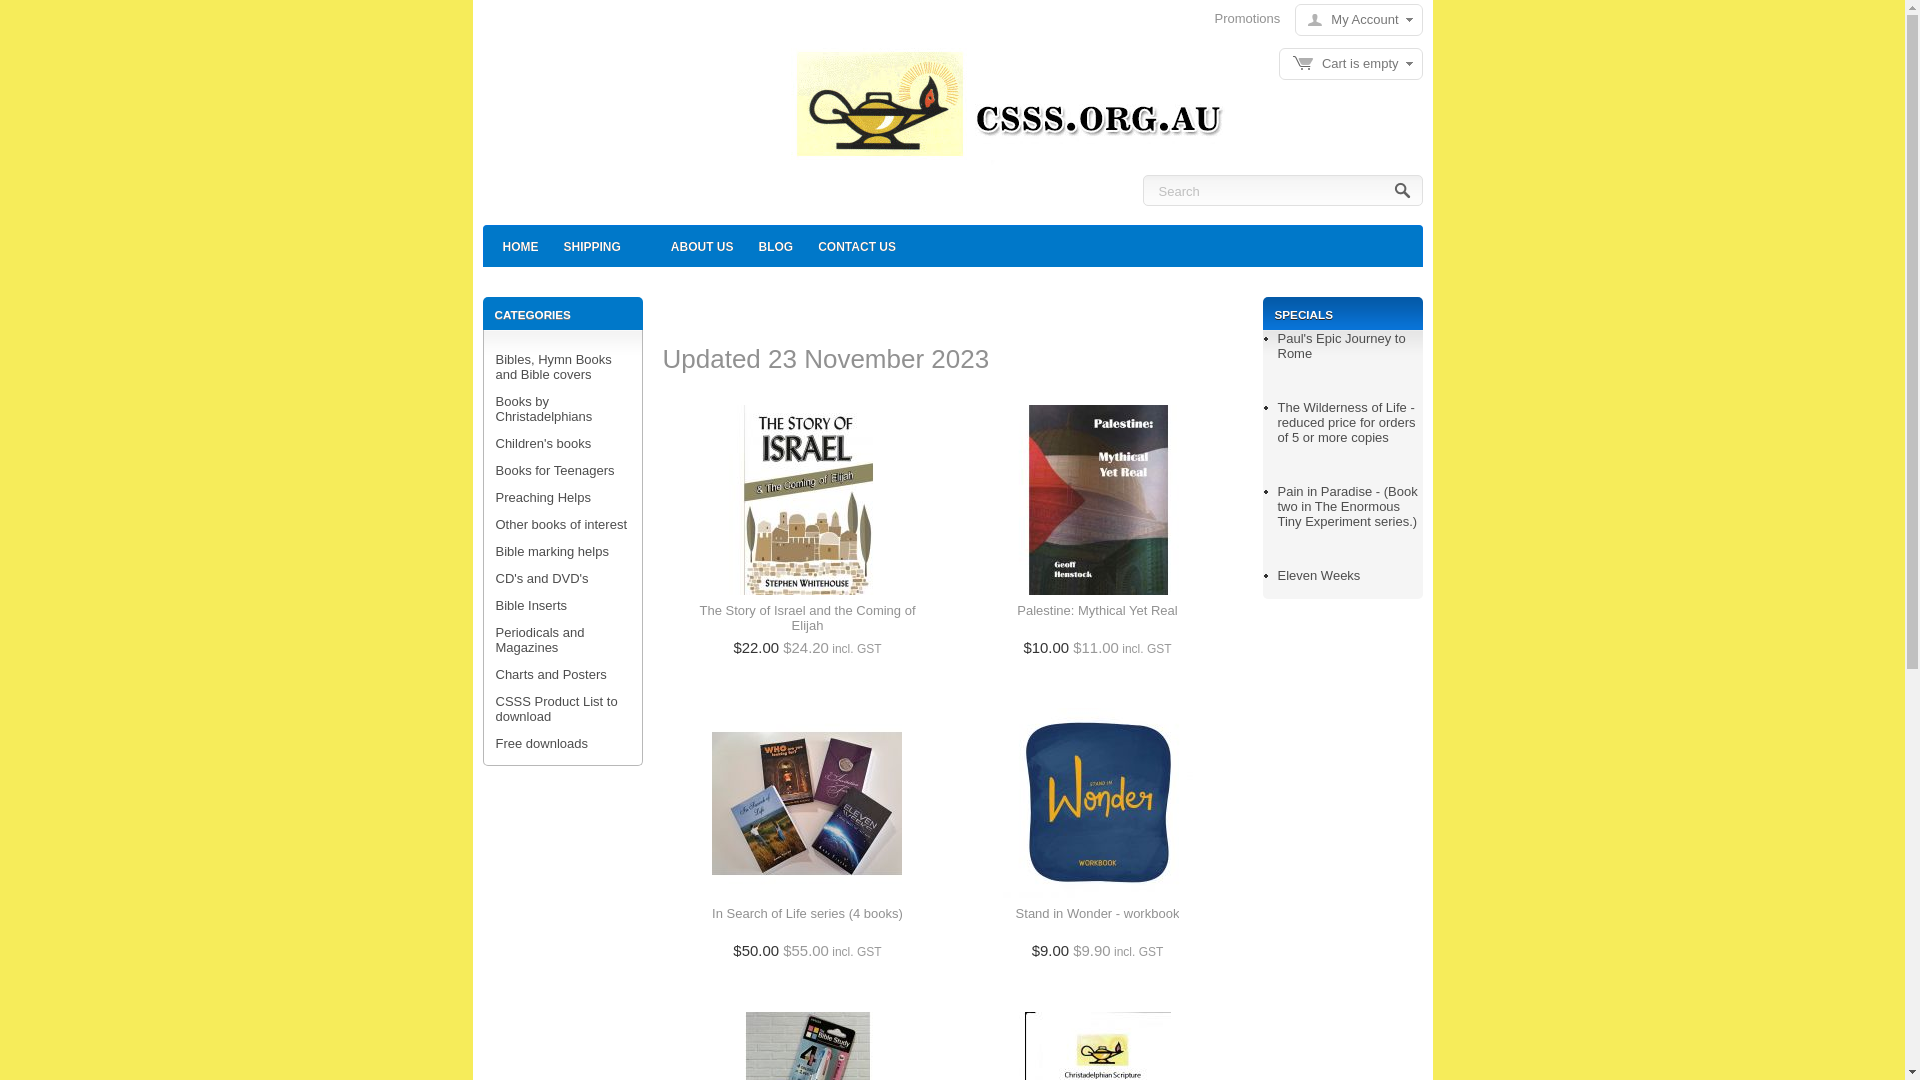 The image size is (1920, 1080). Describe the element at coordinates (544, 407) in the screenshot. I see `'Books by Christadelphians'` at that location.